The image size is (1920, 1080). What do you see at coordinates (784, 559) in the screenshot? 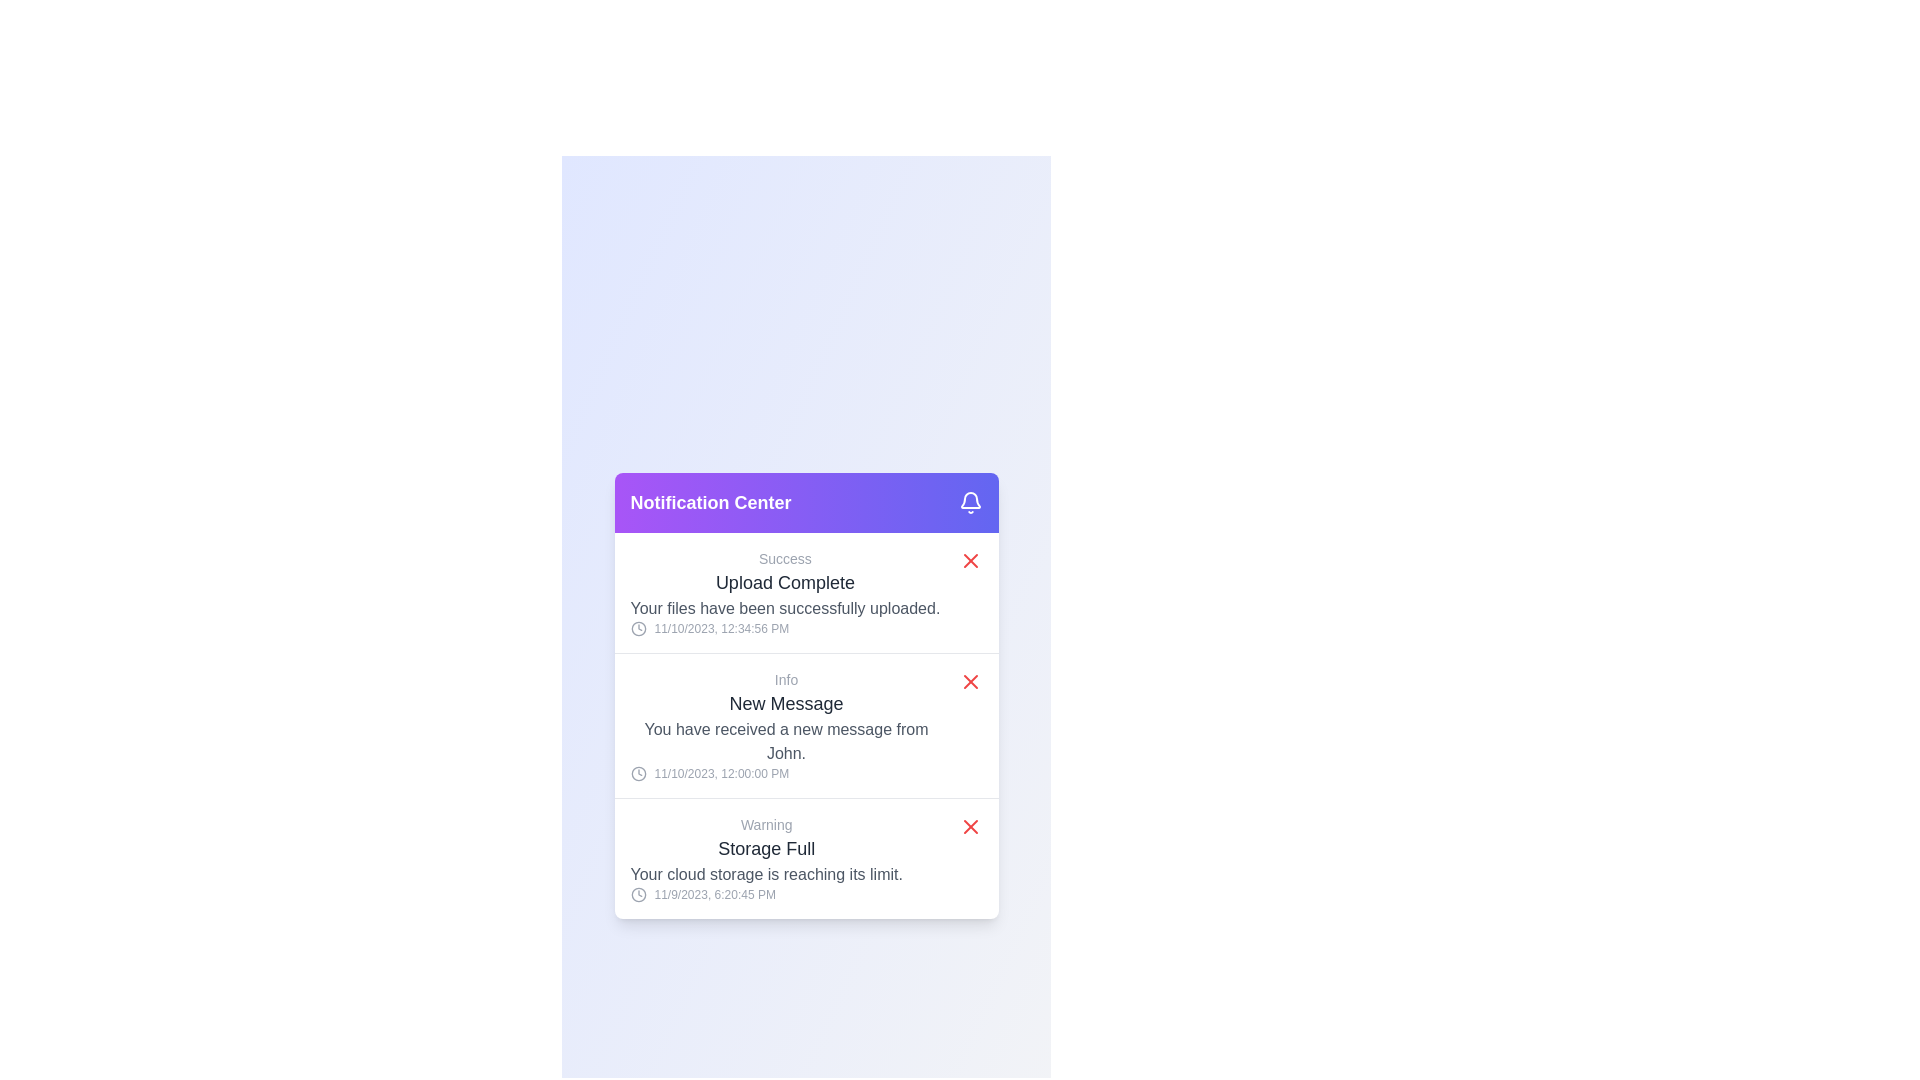
I see `the success status label located above the 'Upload Complete' header in the notification card` at bounding box center [784, 559].